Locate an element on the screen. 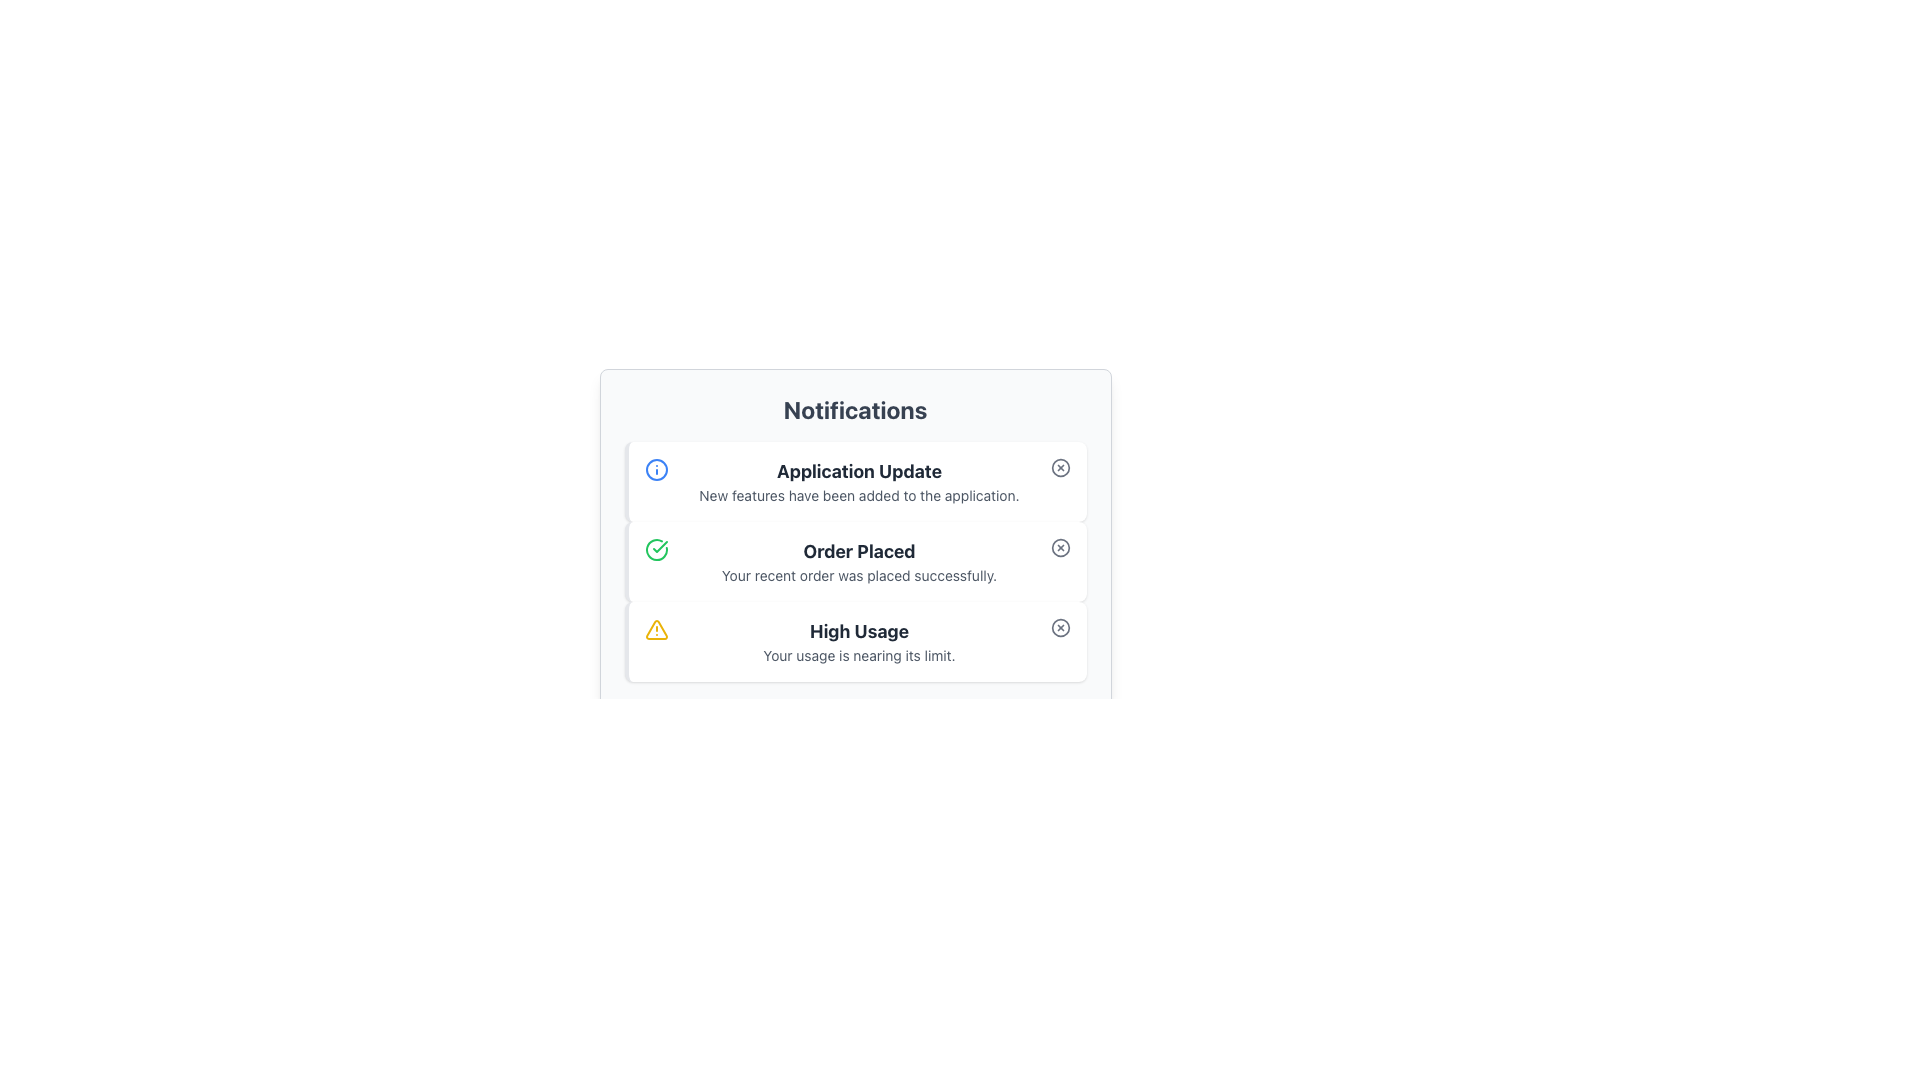 The height and width of the screenshot is (1080, 1920). the notification header and description text block that indicates the successful placement of a recent order, which is located in the middle of the notification card is located at coordinates (859, 562).